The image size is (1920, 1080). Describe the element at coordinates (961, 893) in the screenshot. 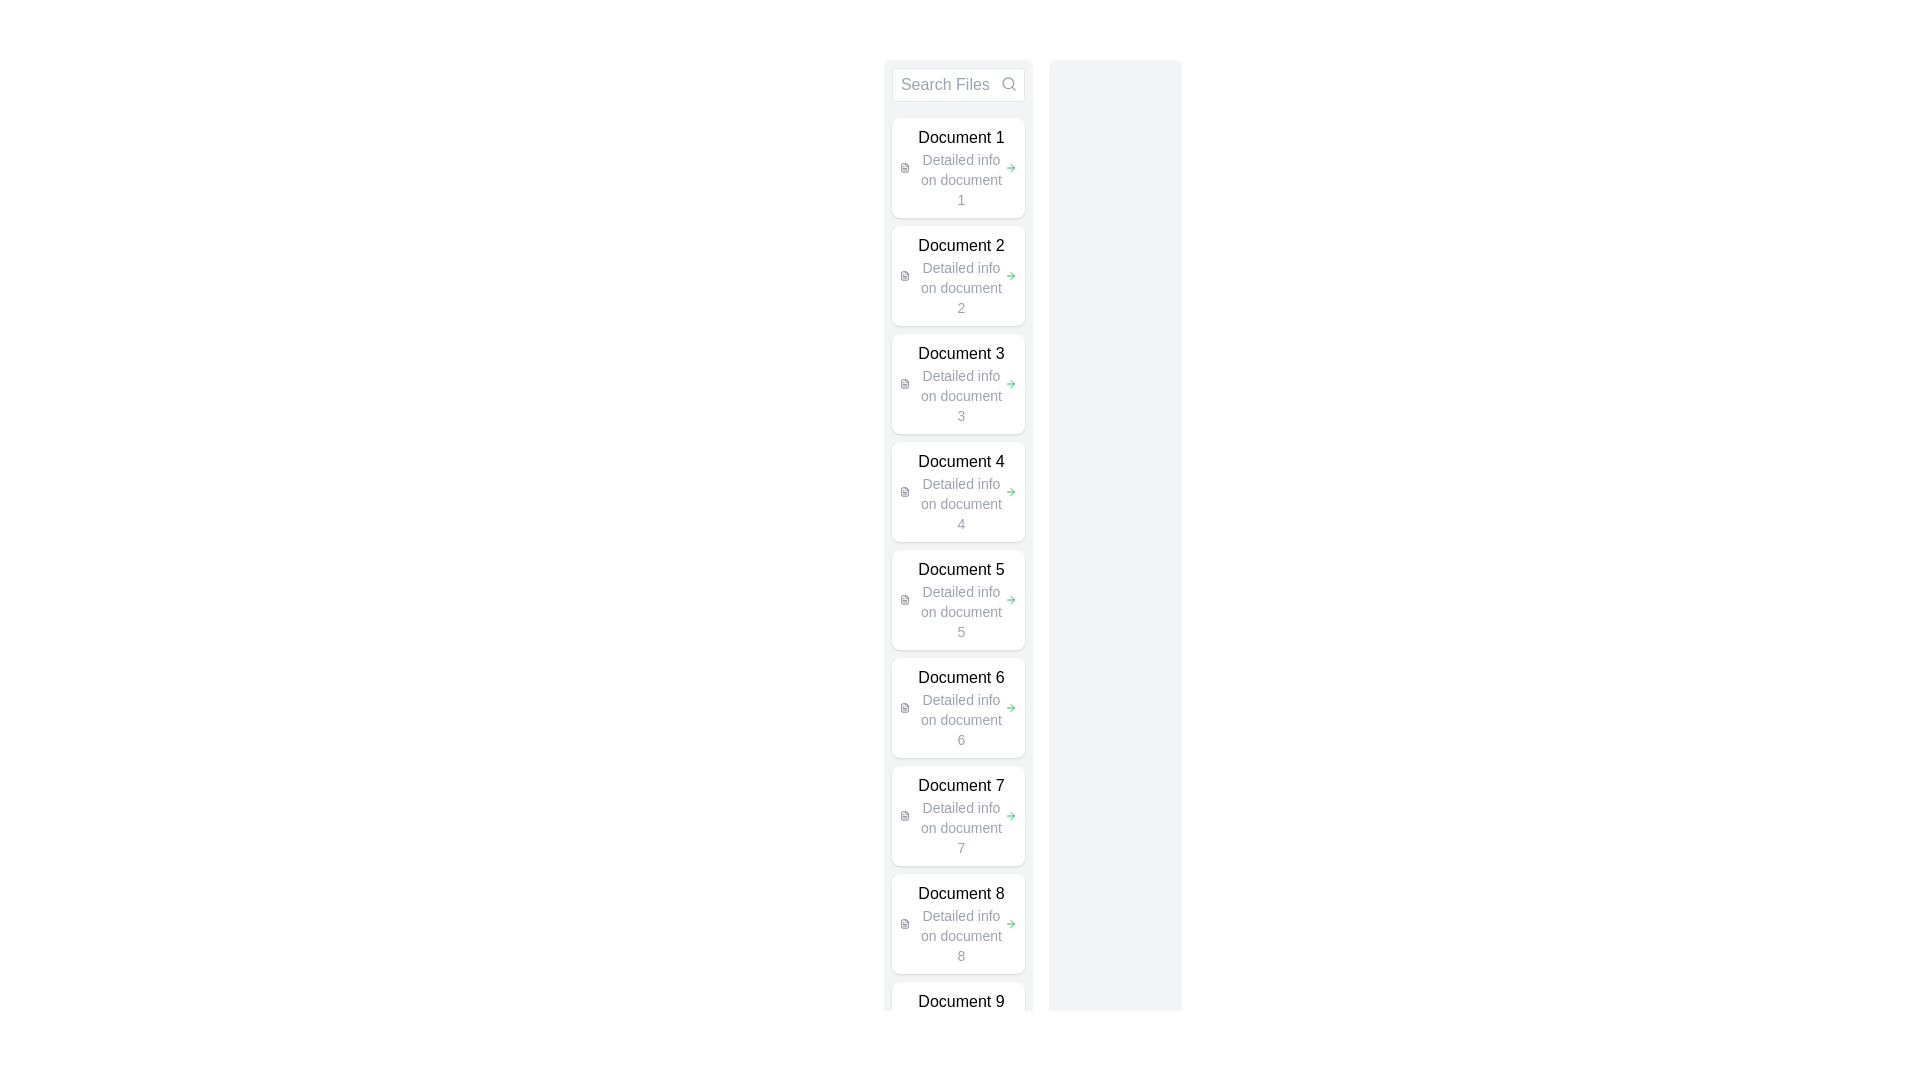

I see `title information from the text label displaying 'Document 8' which is part of the eighth entry in a vertical list of document items` at that location.